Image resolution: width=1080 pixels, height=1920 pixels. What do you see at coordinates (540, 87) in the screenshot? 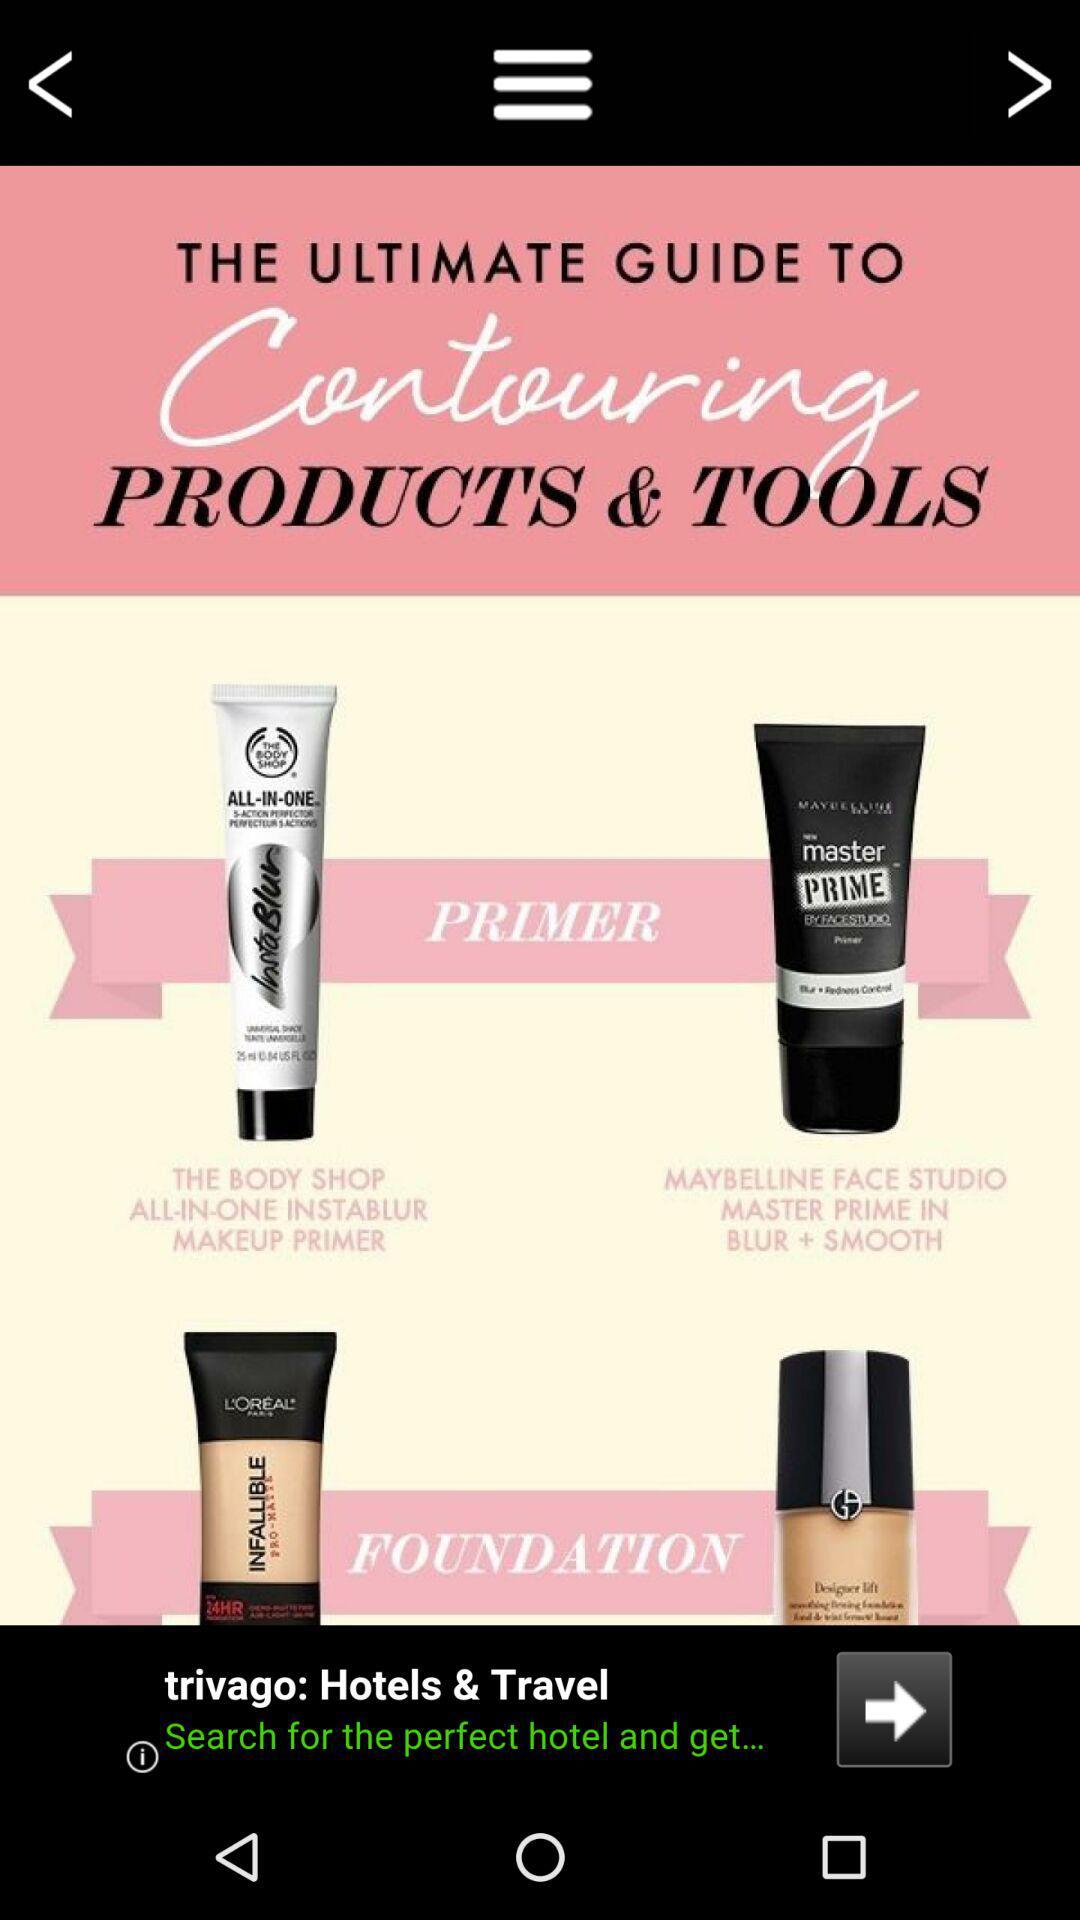
I see `the menu icon` at bounding box center [540, 87].